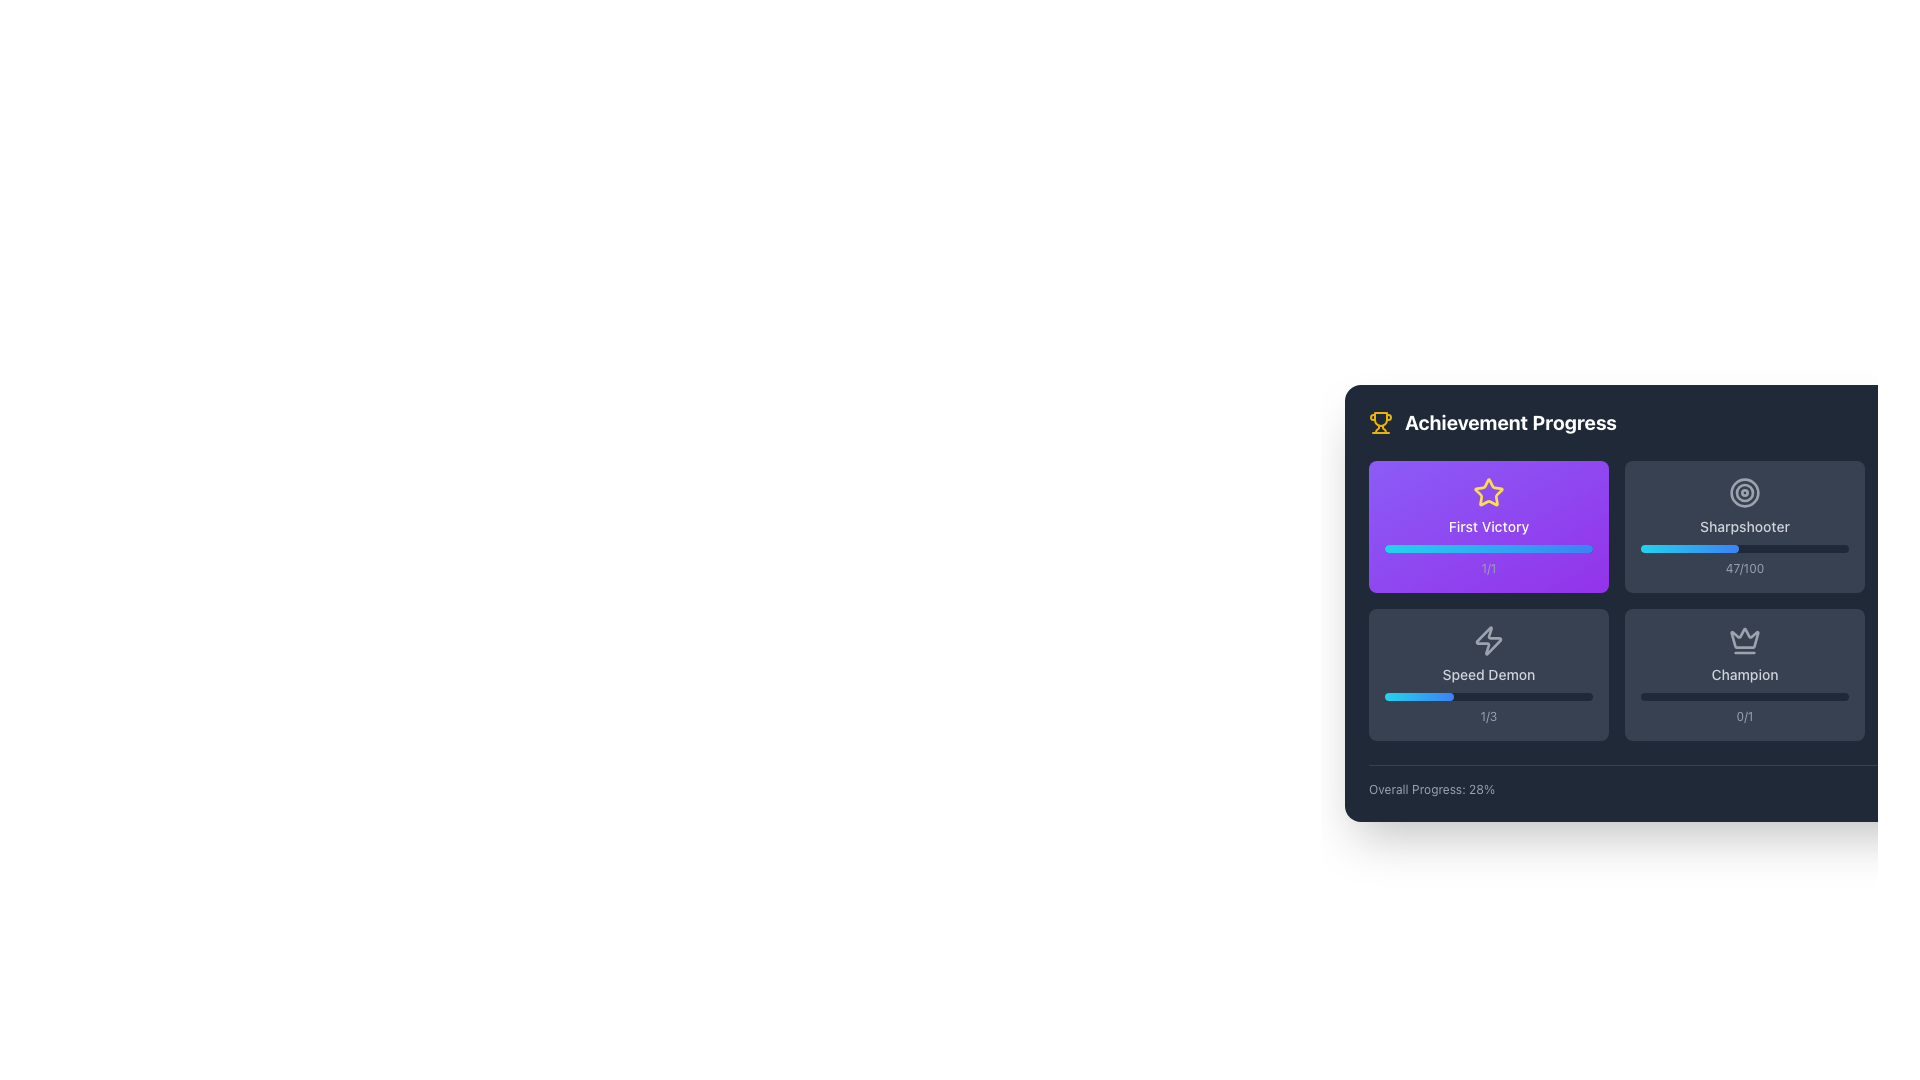  Describe the element at coordinates (1488, 696) in the screenshot. I see `the Progress bar that visually represents the completion status of the 'Speed Demon' achievement, located below the text label 'Speed Demon' and the progress counter '1/3'` at that location.